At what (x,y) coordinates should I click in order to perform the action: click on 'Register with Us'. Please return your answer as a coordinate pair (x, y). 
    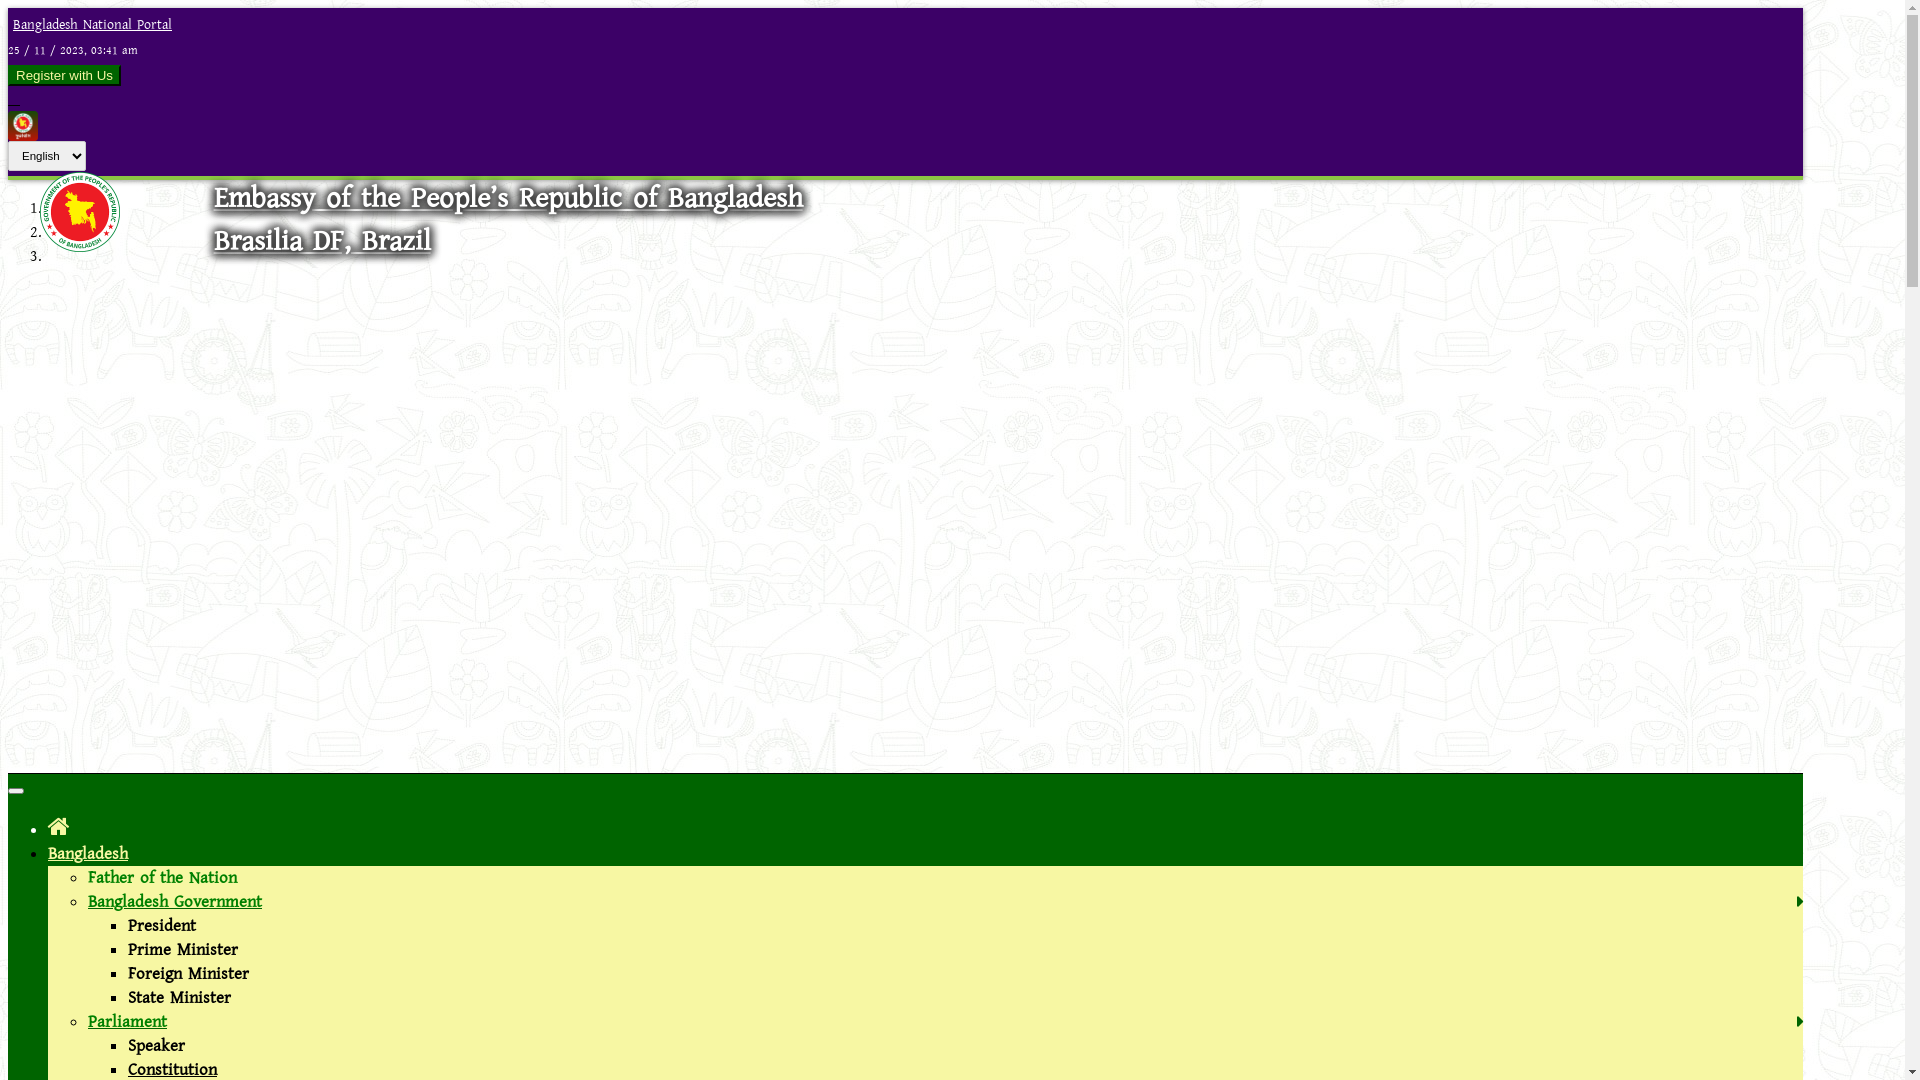
    Looking at the image, I should click on (64, 74).